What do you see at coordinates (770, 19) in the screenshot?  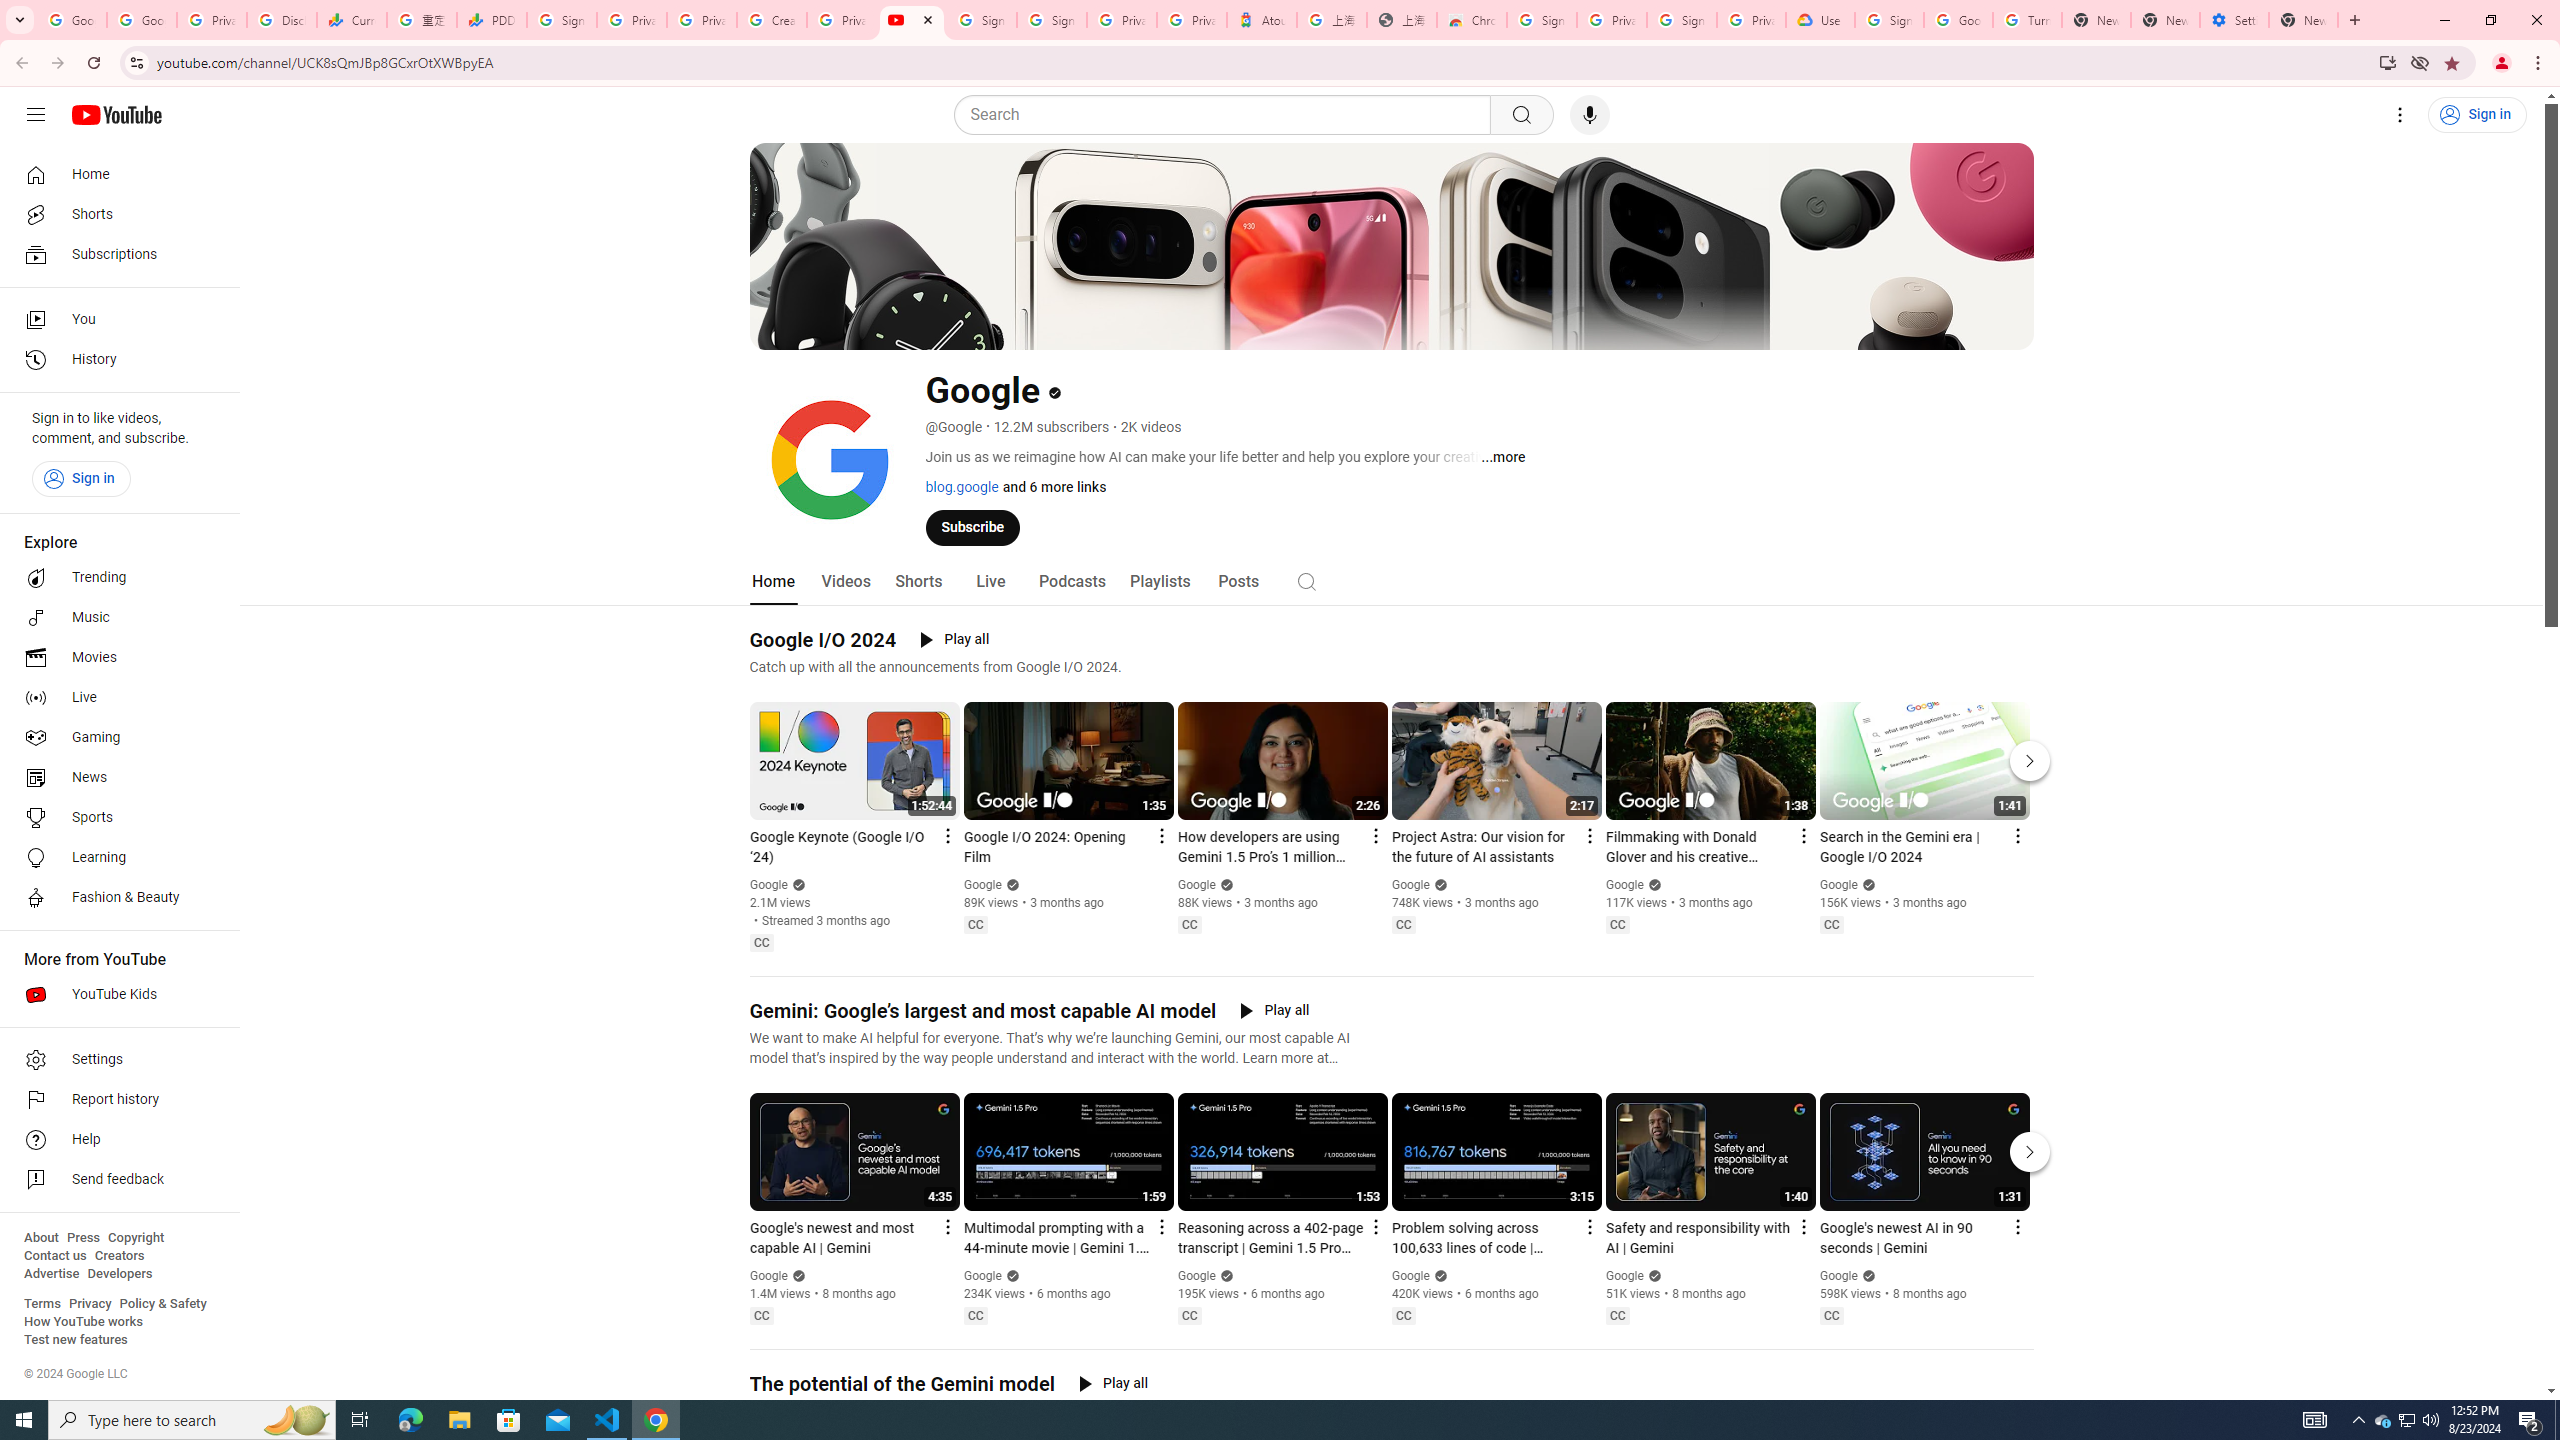 I see `'Create your Google Account'` at bounding box center [770, 19].